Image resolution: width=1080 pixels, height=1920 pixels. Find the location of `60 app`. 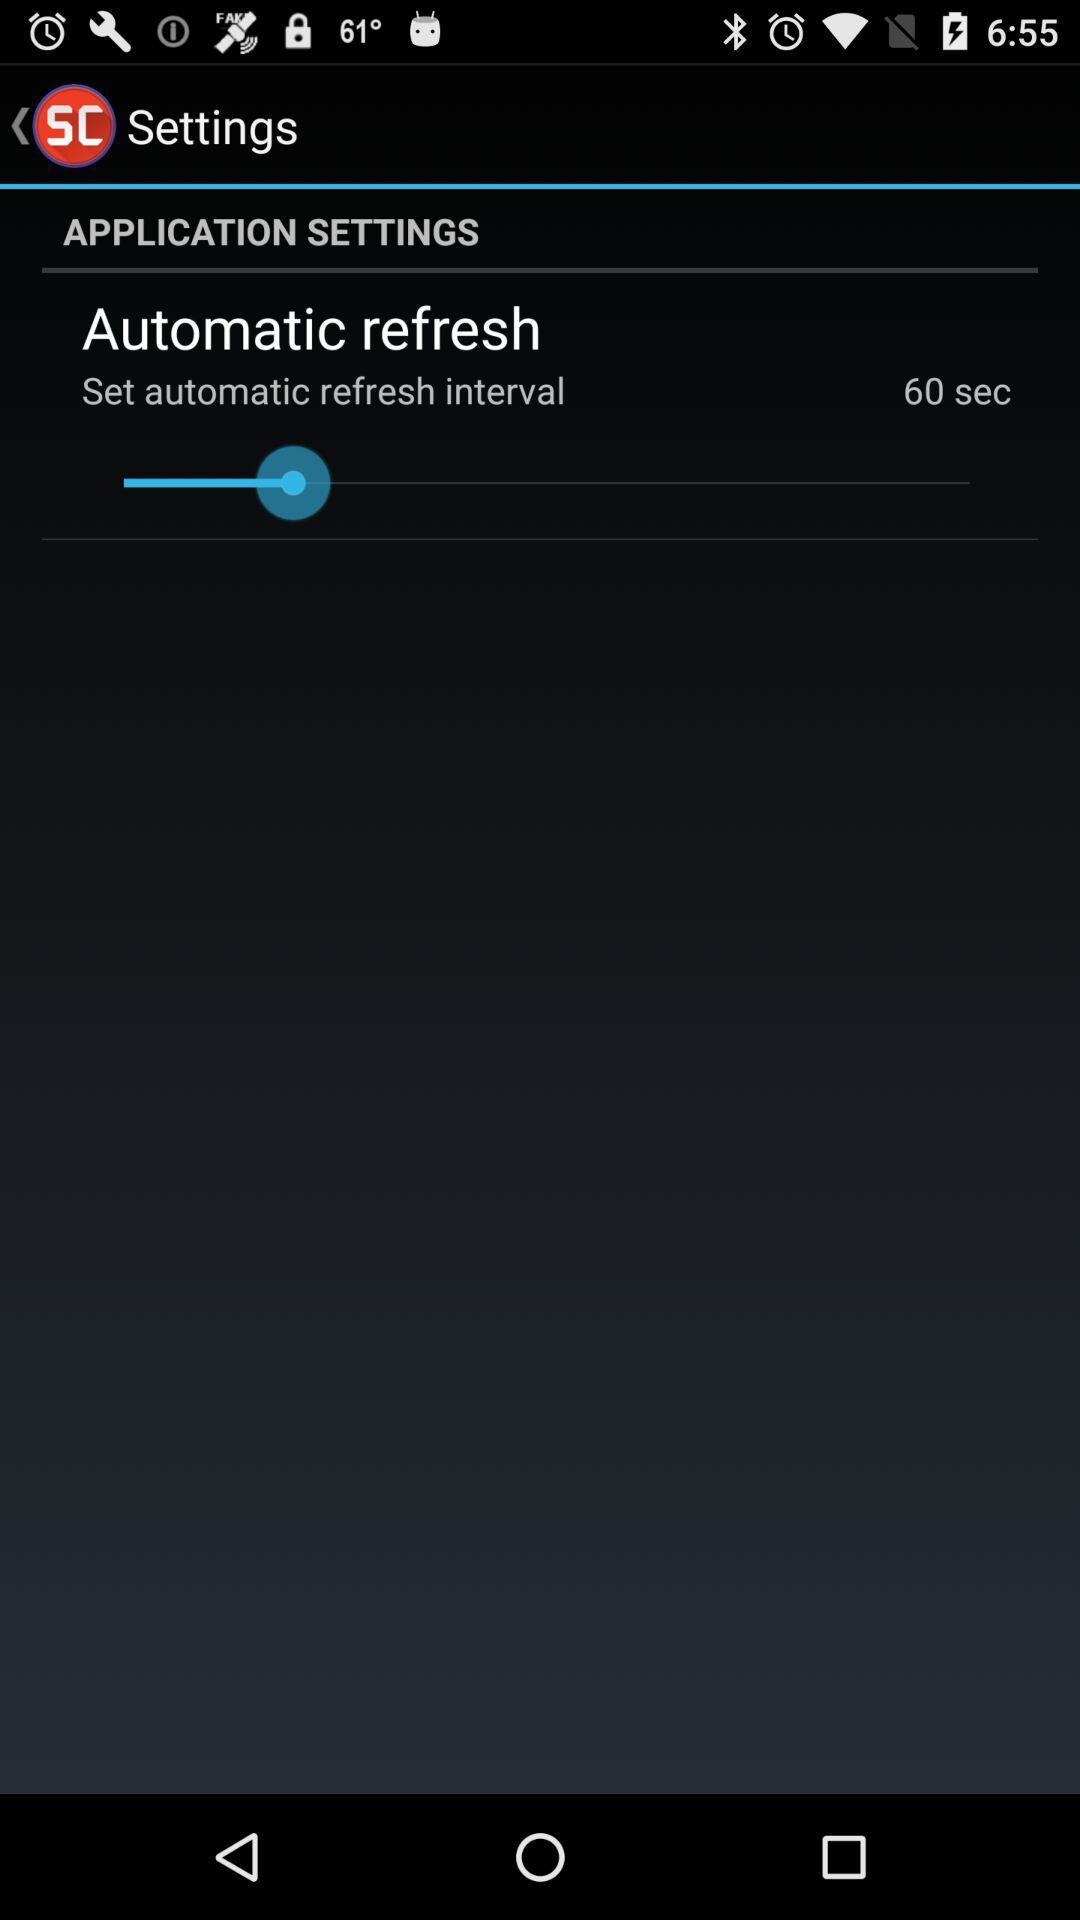

60 app is located at coordinates (924, 389).